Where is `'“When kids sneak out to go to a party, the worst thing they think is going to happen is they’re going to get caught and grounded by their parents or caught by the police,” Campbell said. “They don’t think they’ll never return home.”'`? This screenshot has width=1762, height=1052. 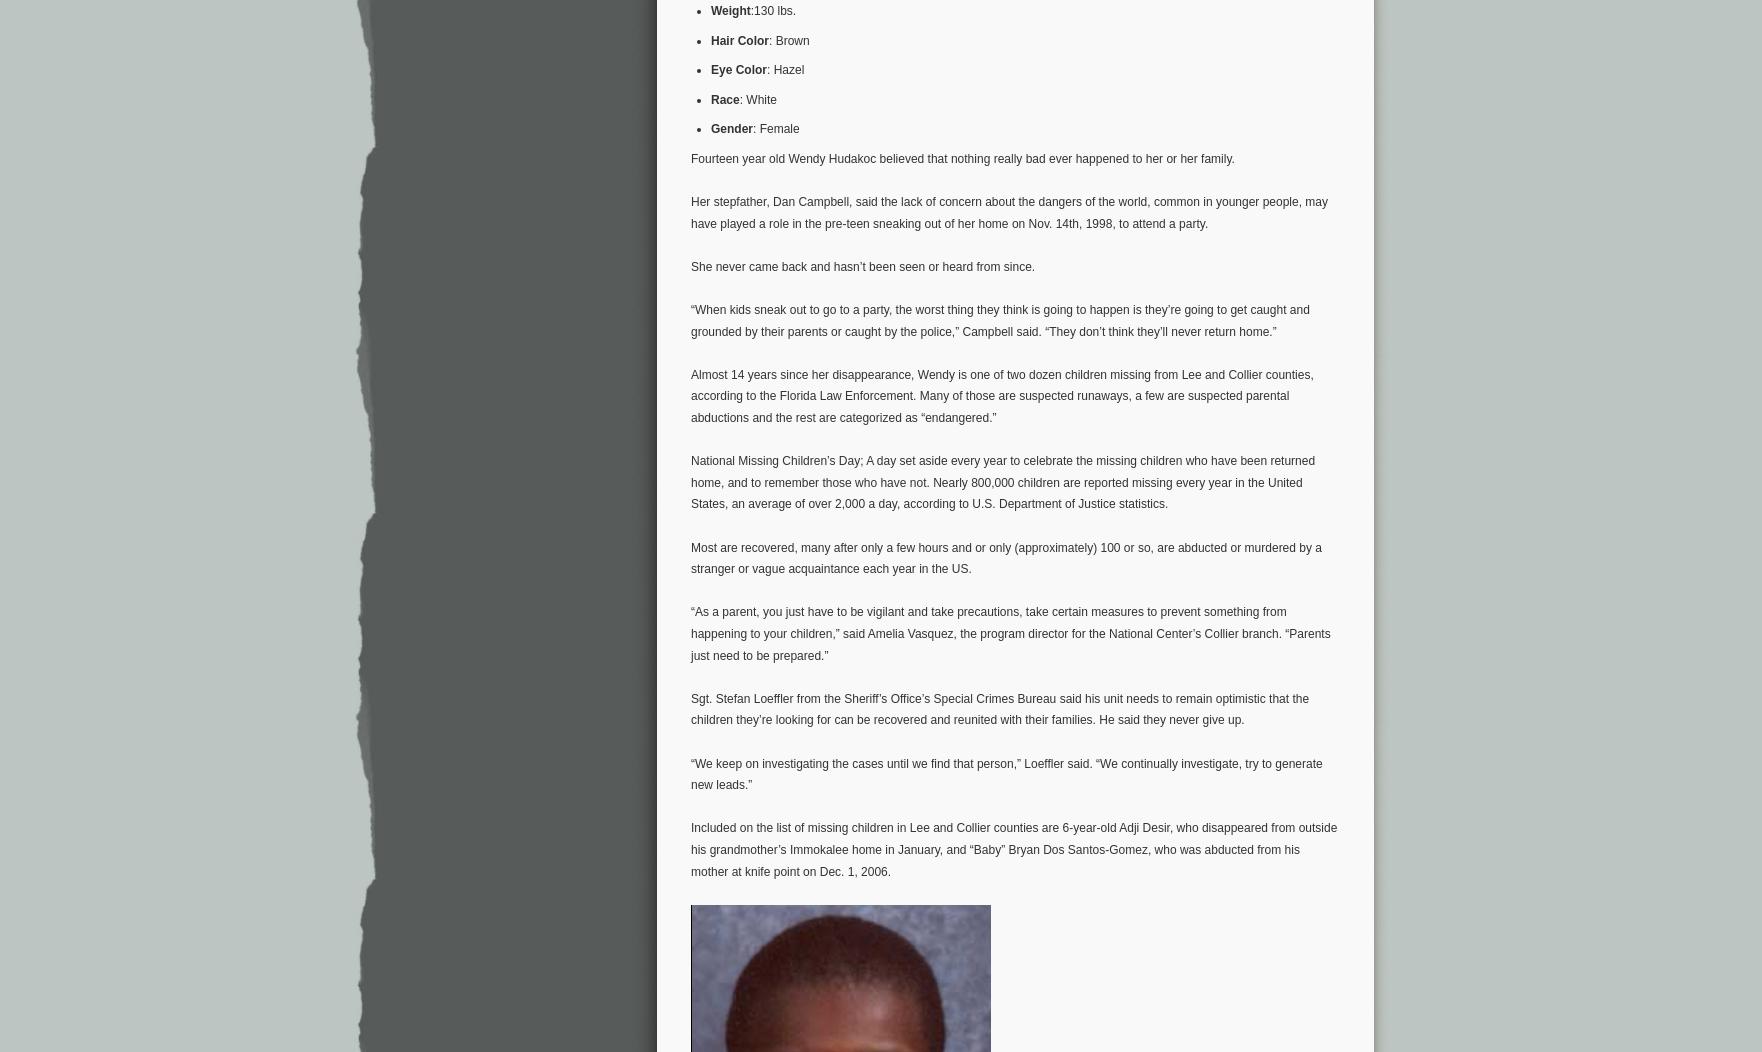 '“When kids sneak out to go to a party, the worst thing they think is going to happen is they’re going to get caught and grounded by their parents or caught by the police,” Campbell said. “They don’t think they’ll never return home.”' is located at coordinates (999, 319).